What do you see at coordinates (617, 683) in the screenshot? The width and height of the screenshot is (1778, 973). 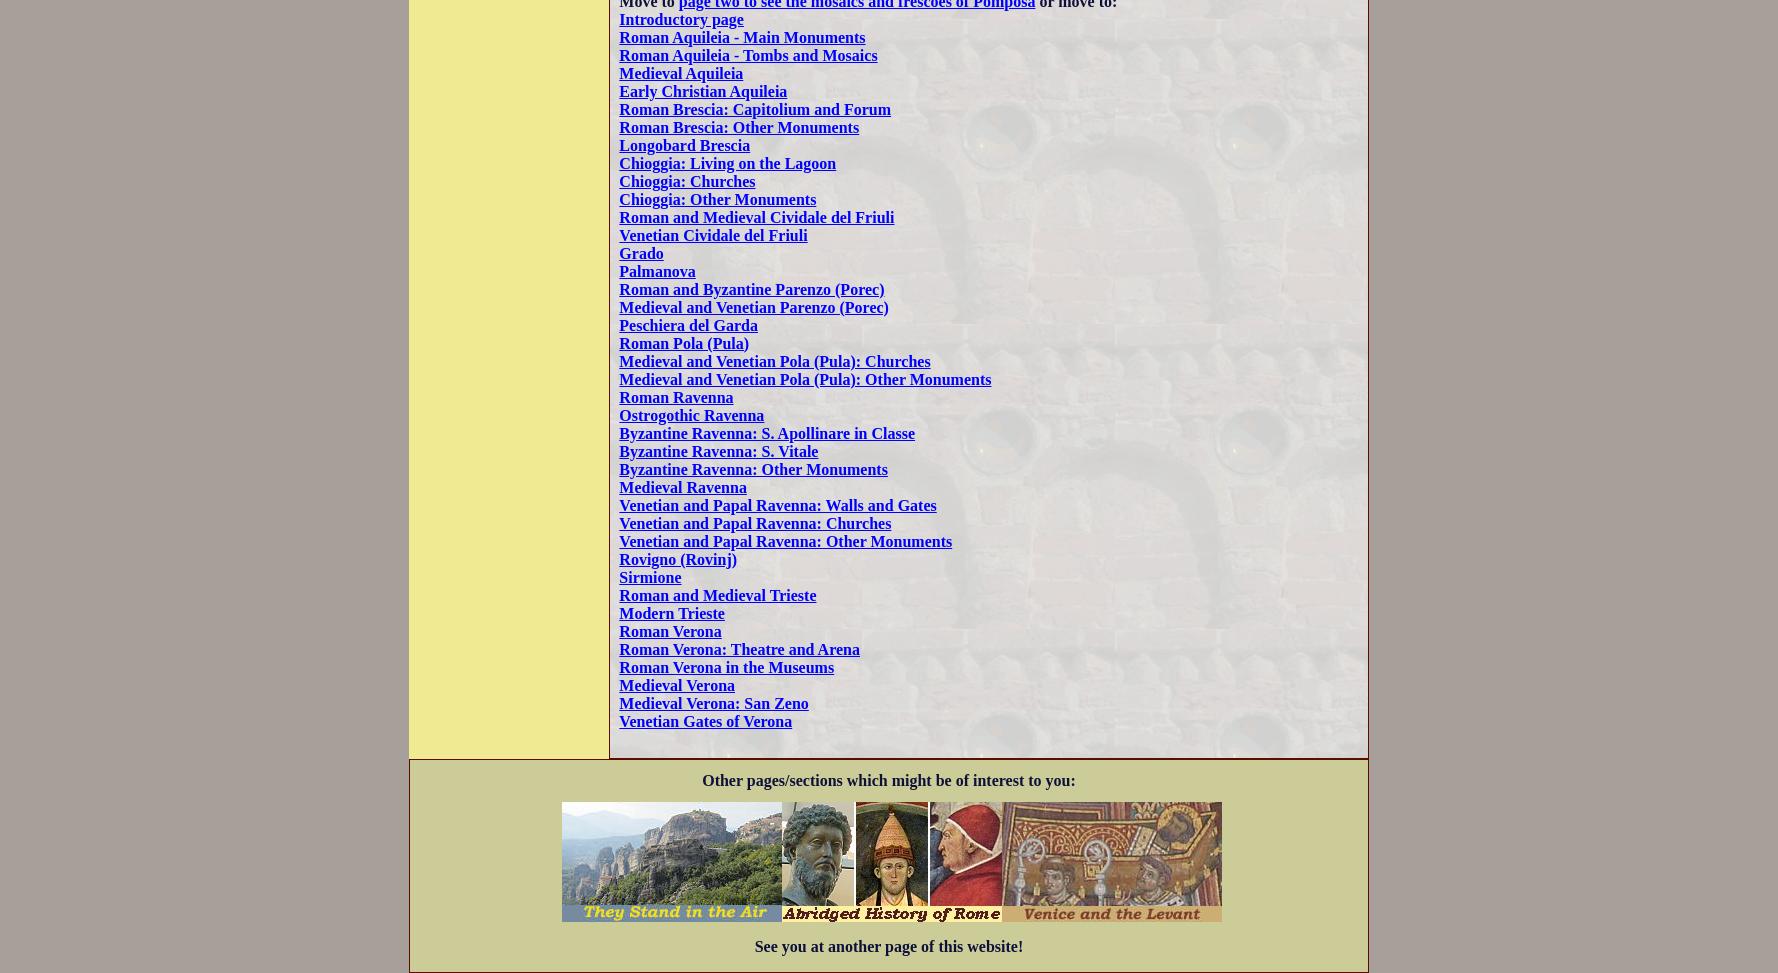 I see `'Medieval Verona'` at bounding box center [617, 683].